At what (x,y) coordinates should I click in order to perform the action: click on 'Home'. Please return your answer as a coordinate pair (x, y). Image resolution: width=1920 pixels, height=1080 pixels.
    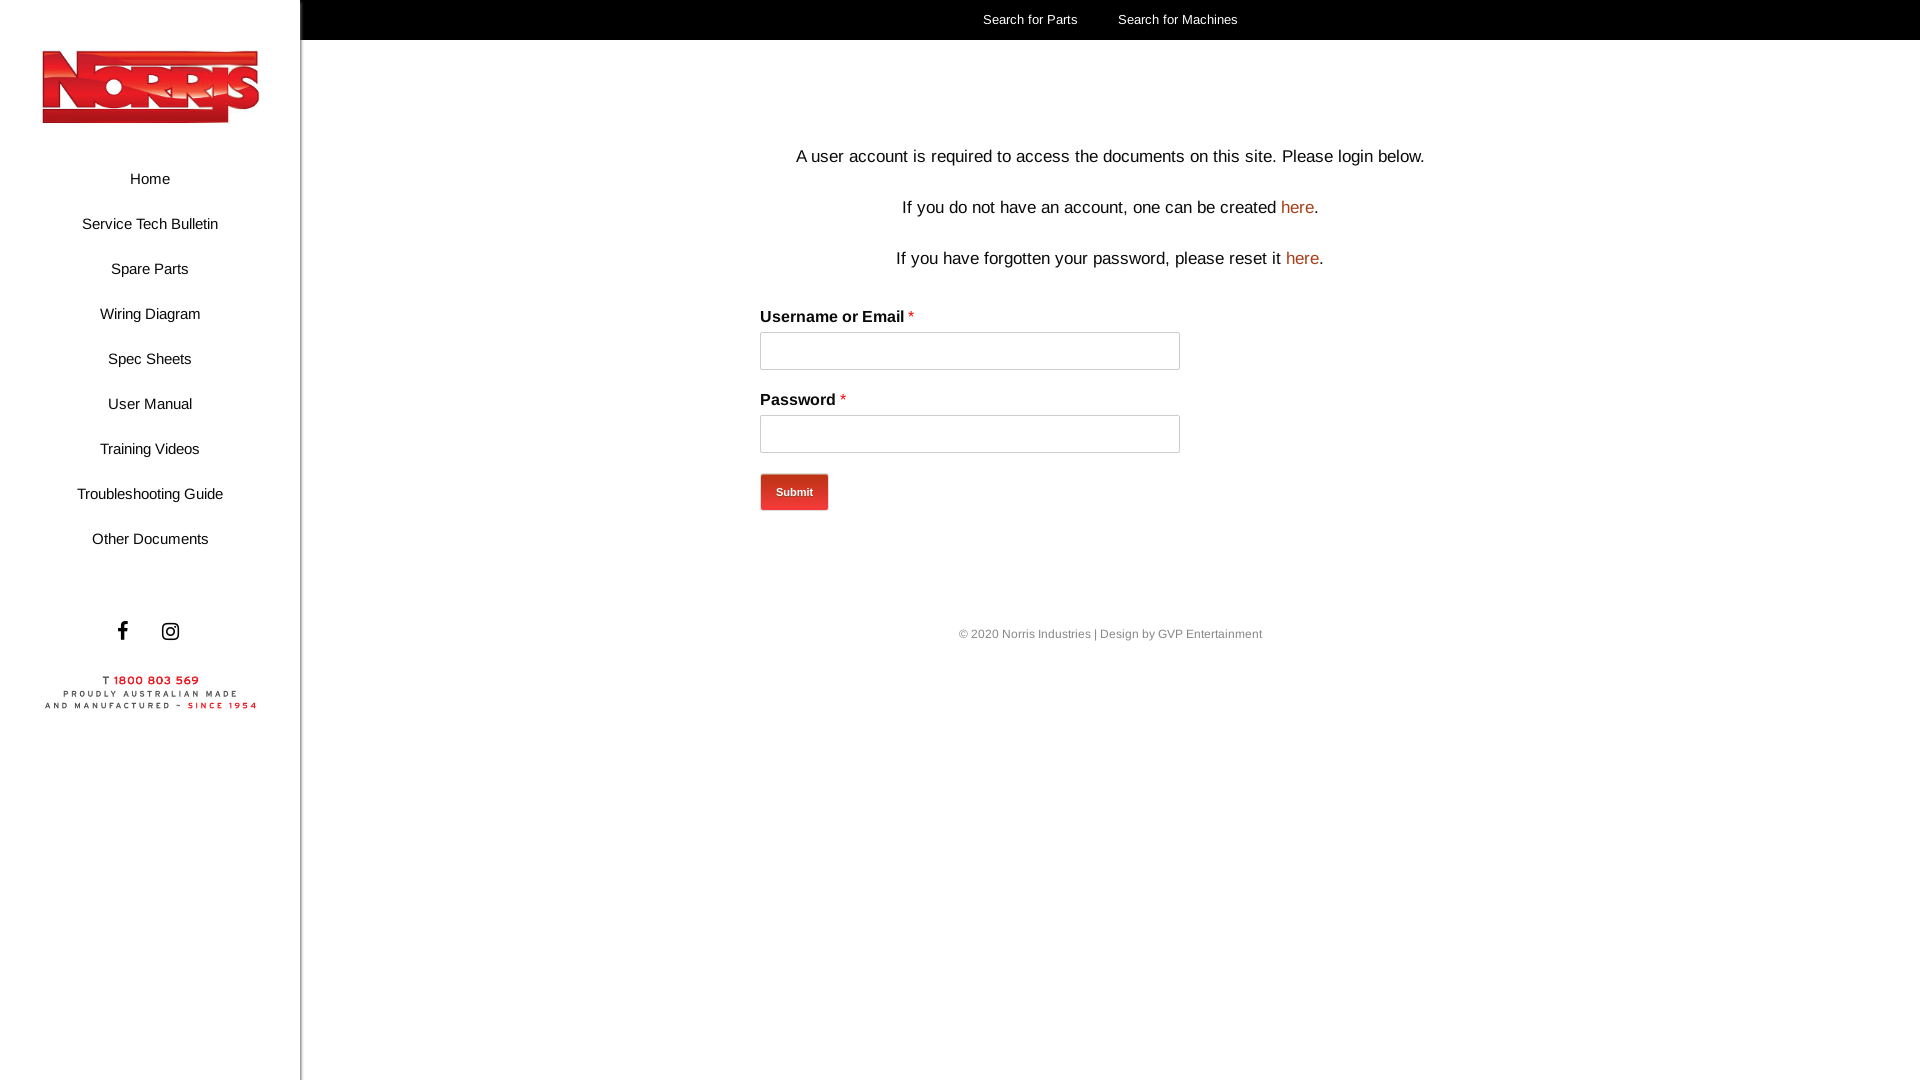
    Looking at the image, I should click on (148, 177).